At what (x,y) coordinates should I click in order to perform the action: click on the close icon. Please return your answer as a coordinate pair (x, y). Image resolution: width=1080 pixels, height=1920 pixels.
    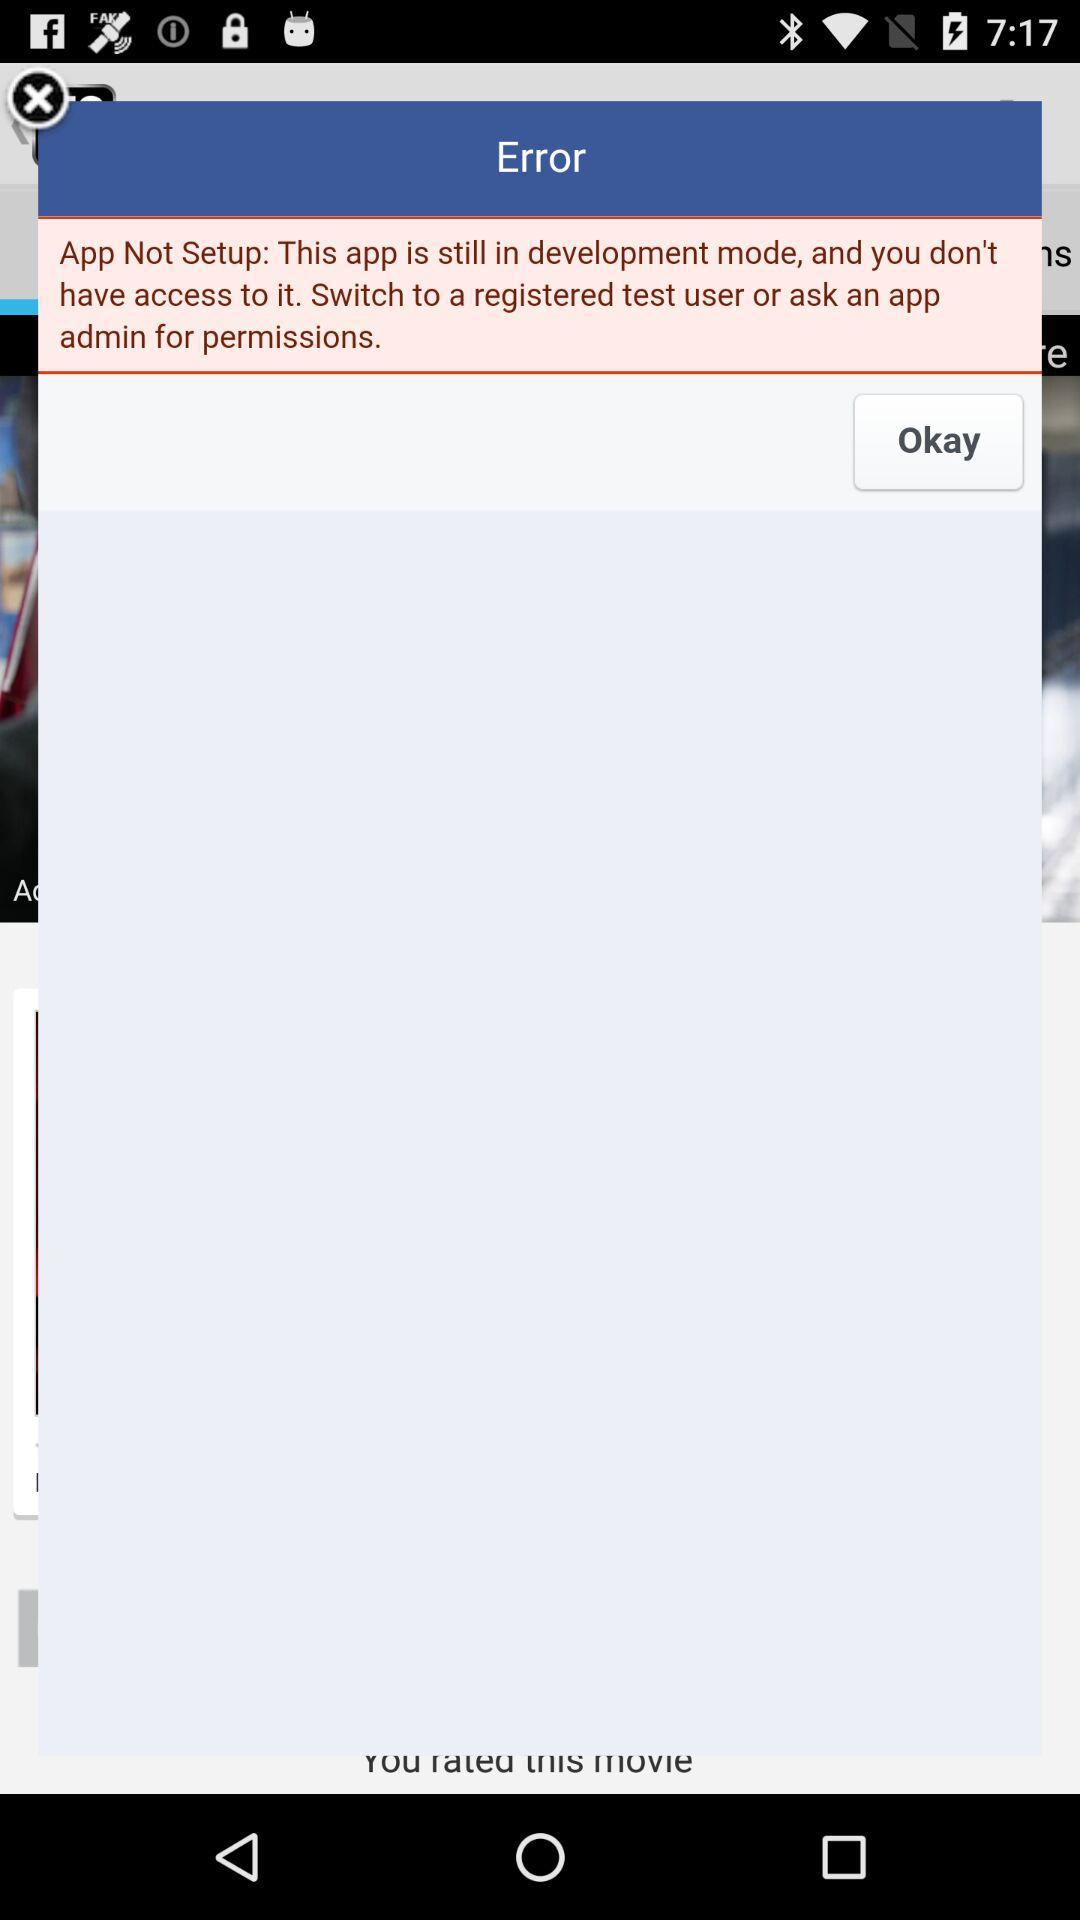
    Looking at the image, I should click on (38, 107).